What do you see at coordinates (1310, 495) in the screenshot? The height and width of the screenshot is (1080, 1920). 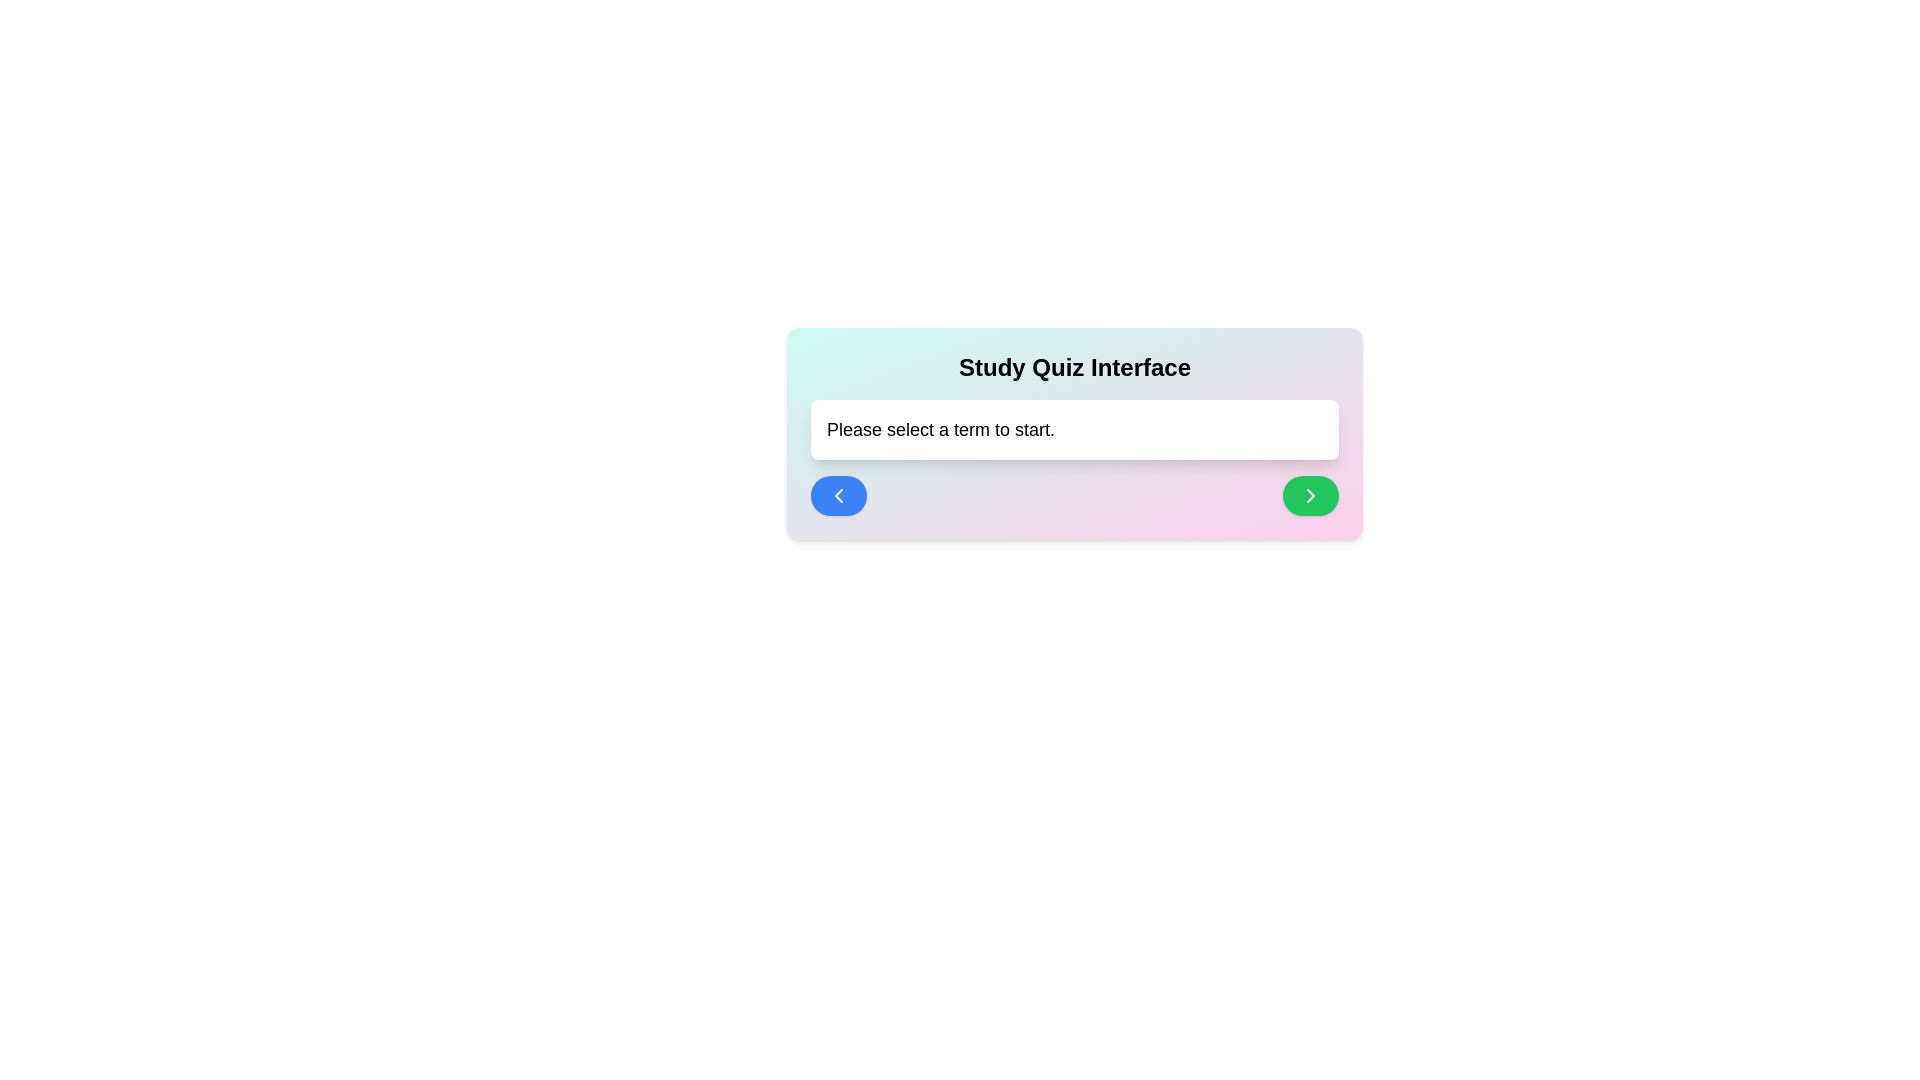 I see `the next navigation button to navigate between terms` at bounding box center [1310, 495].